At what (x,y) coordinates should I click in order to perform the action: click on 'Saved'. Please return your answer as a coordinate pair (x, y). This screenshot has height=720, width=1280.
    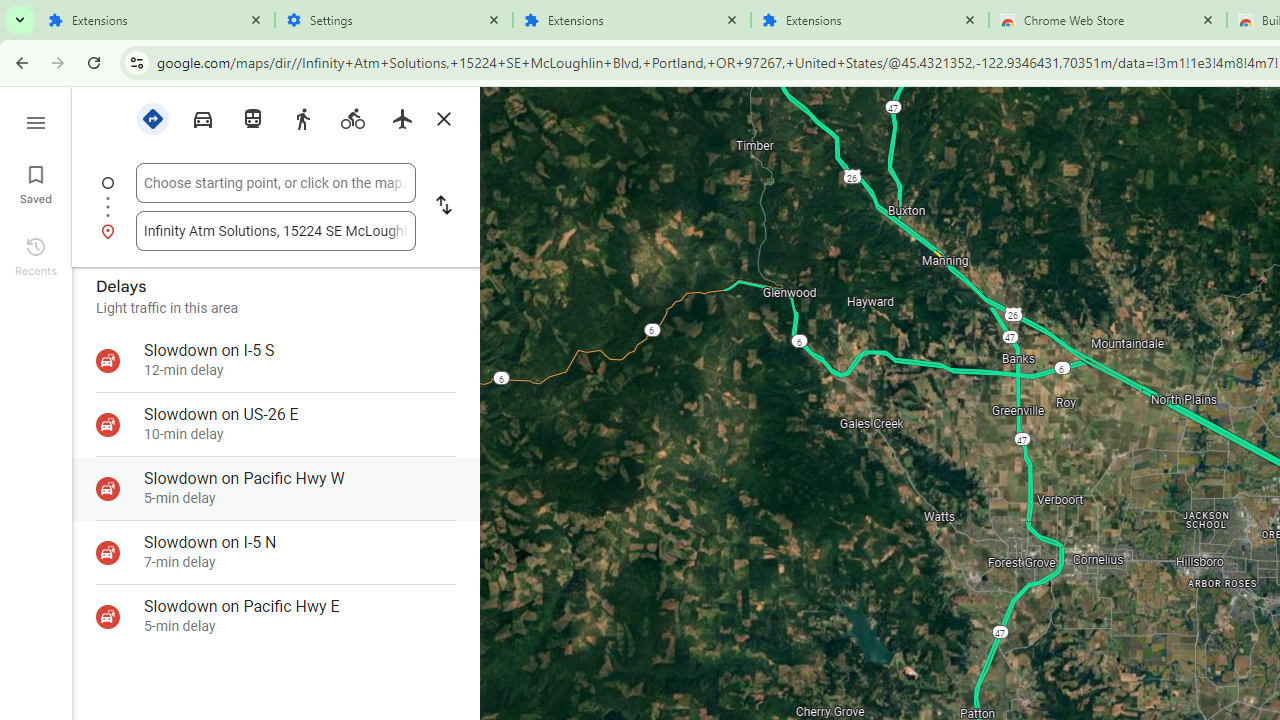
    Looking at the image, I should click on (35, 182).